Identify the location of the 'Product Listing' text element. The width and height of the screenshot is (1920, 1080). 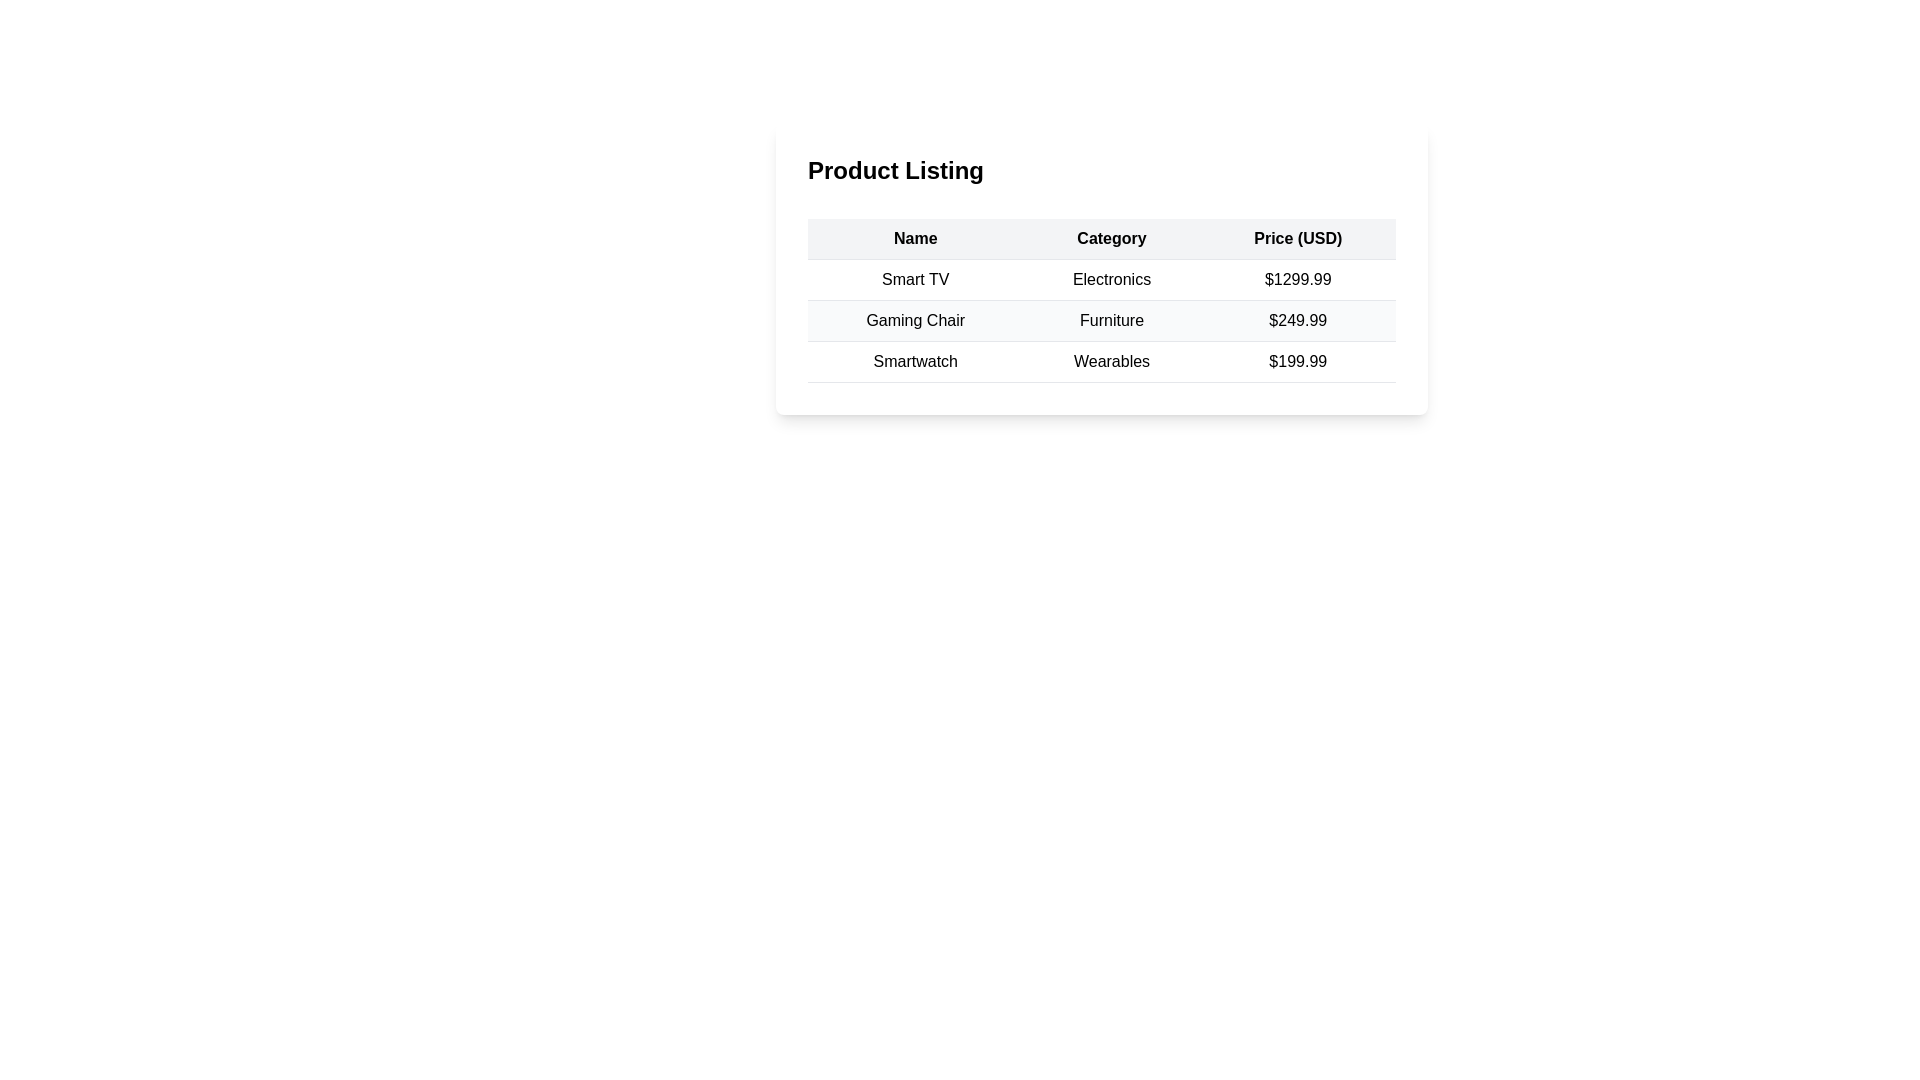
(1101, 173).